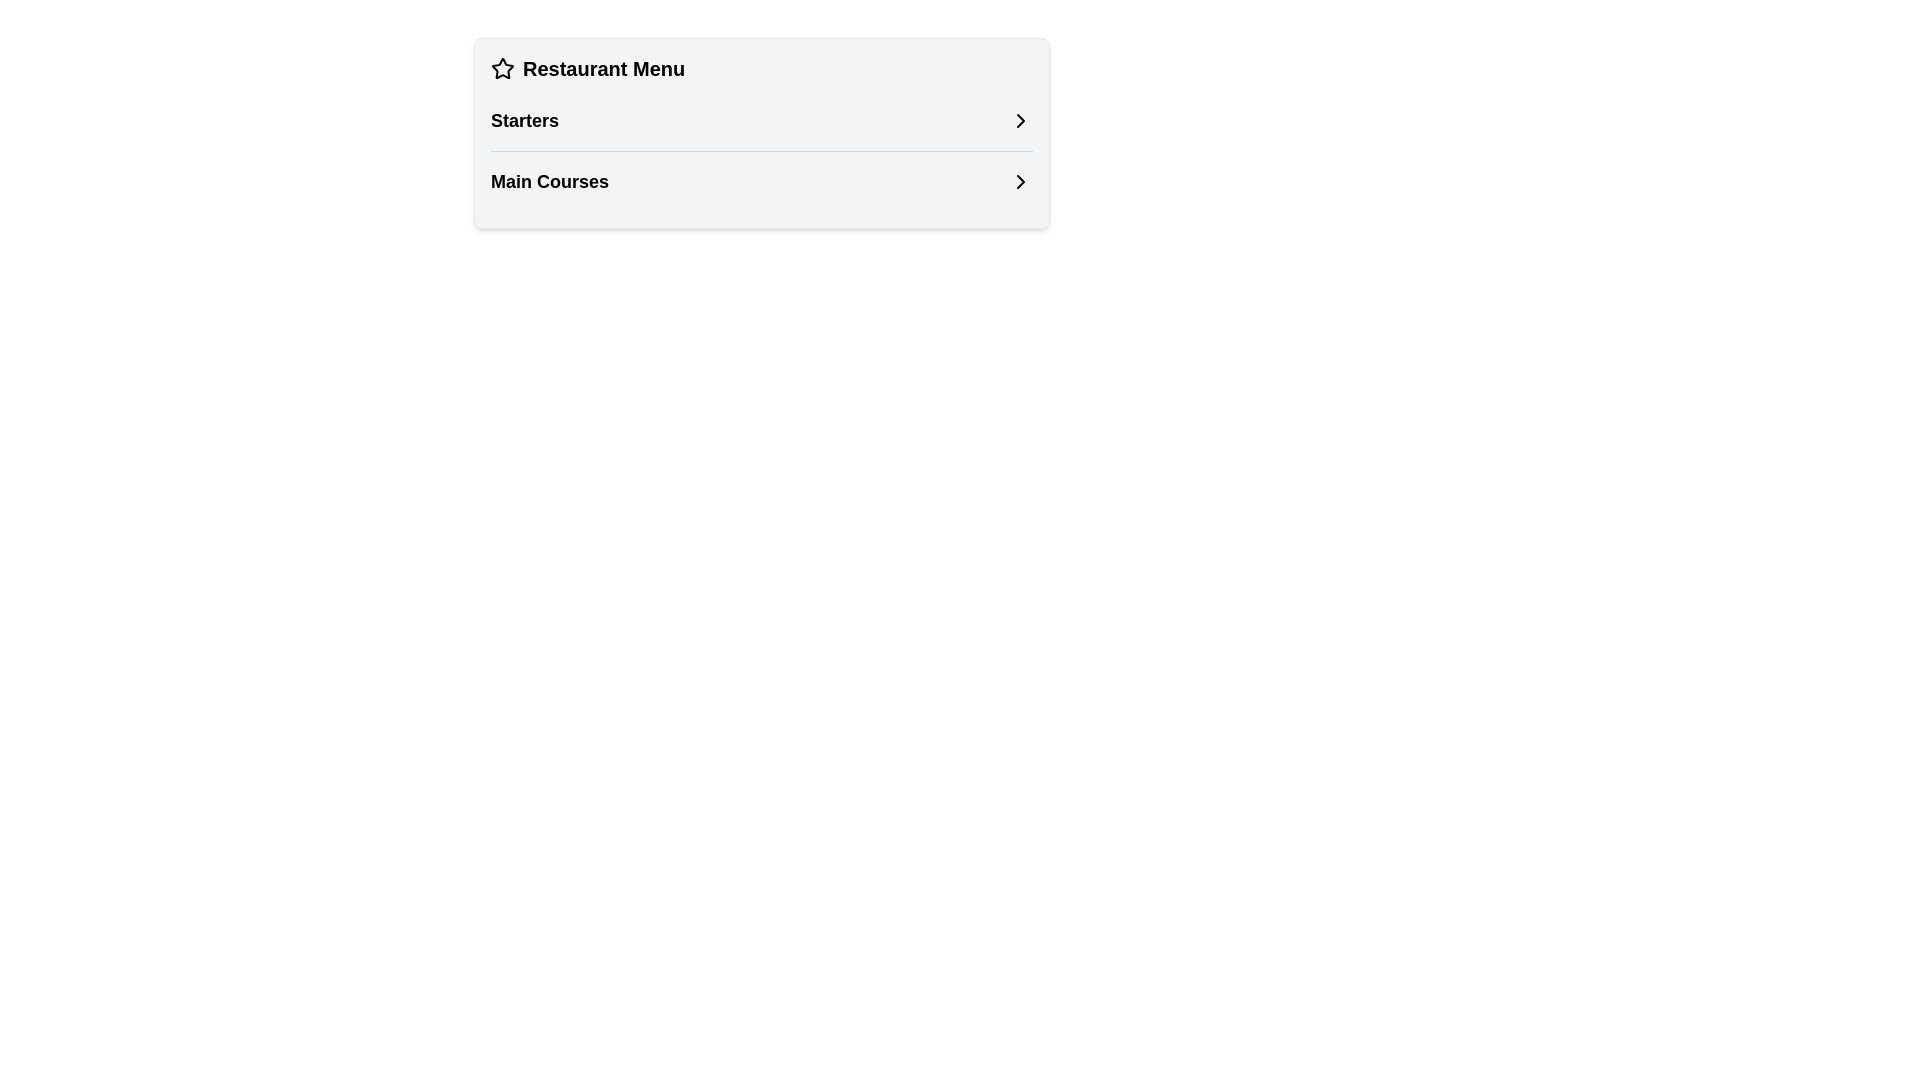 Image resolution: width=1920 pixels, height=1080 pixels. I want to click on the rightward pointing chevron icon in the navigation menu, located next to the 'Main Courses' entry, so click(1021, 181).